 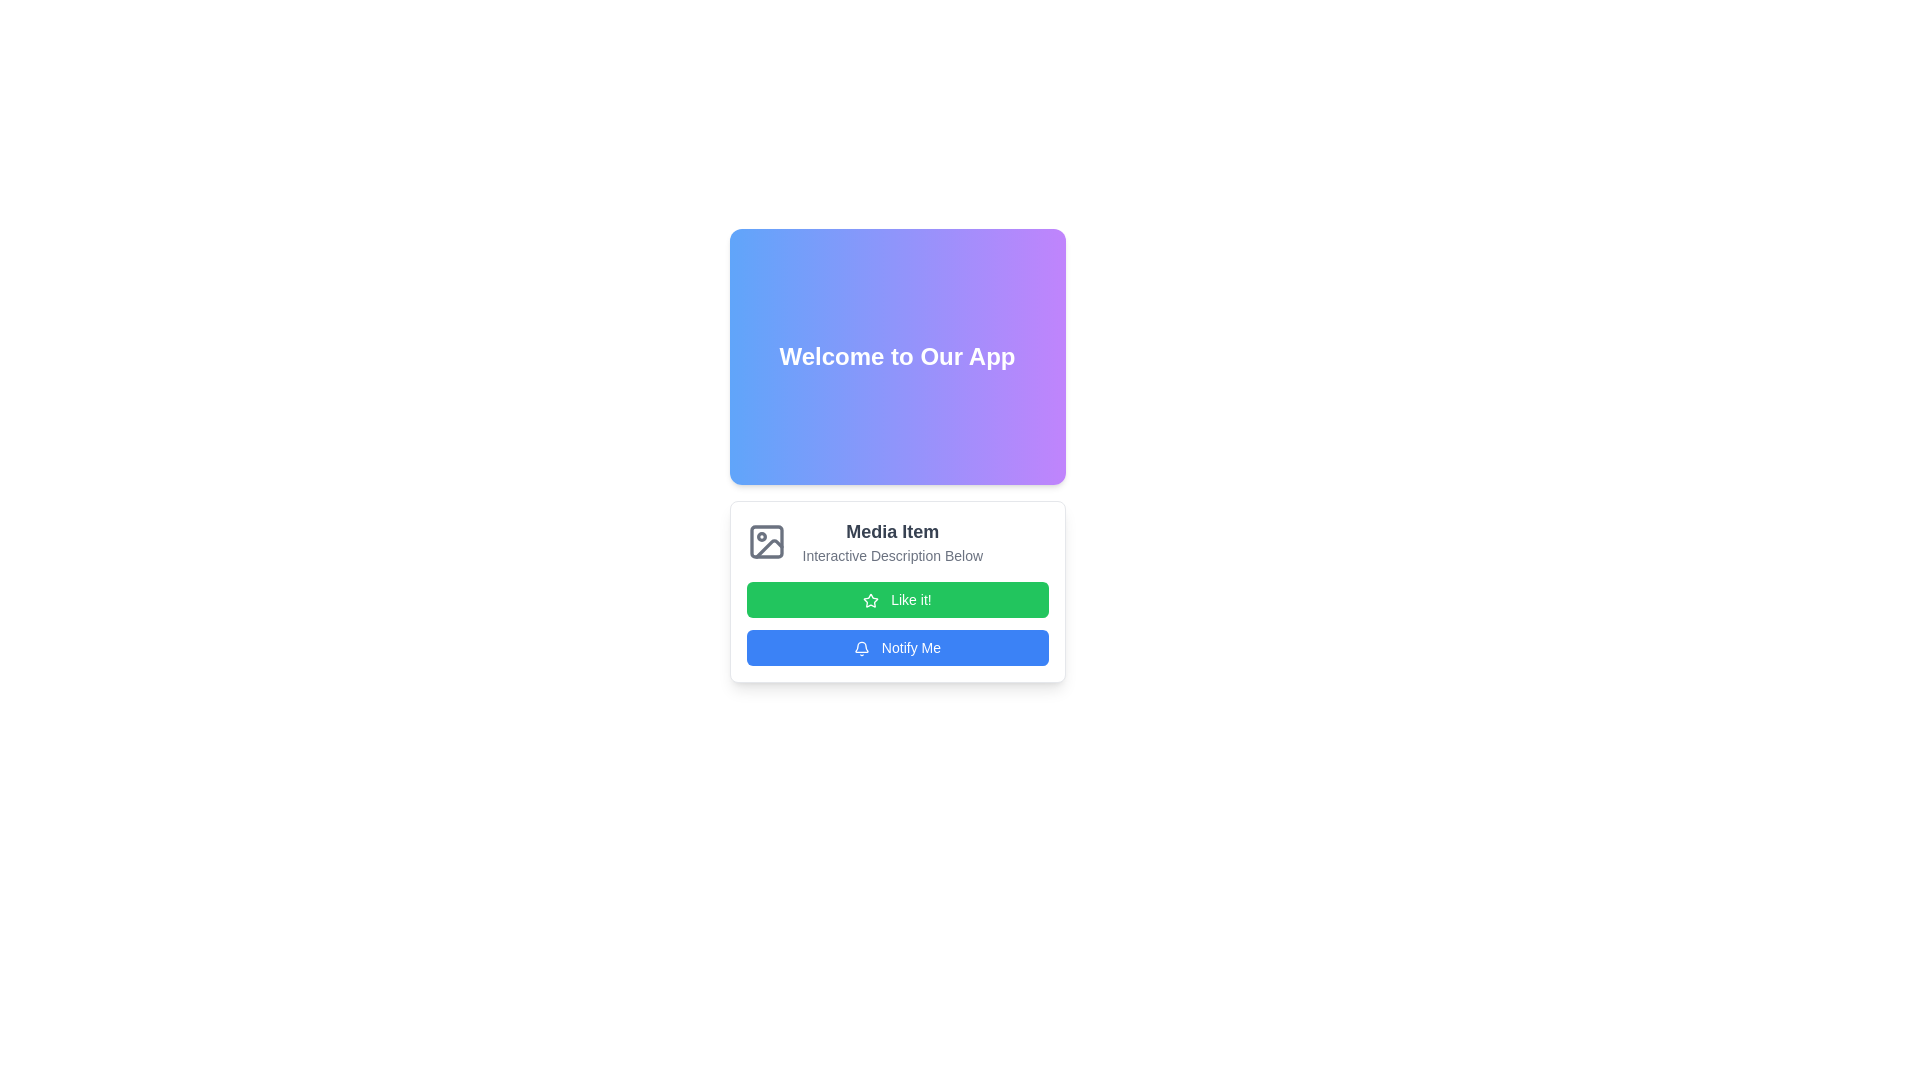 I want to click on information from the text block labeled 'Media Item' and 'Interactive Description Below' that is located next to a photo frame icon, so click(x=891, y=542).